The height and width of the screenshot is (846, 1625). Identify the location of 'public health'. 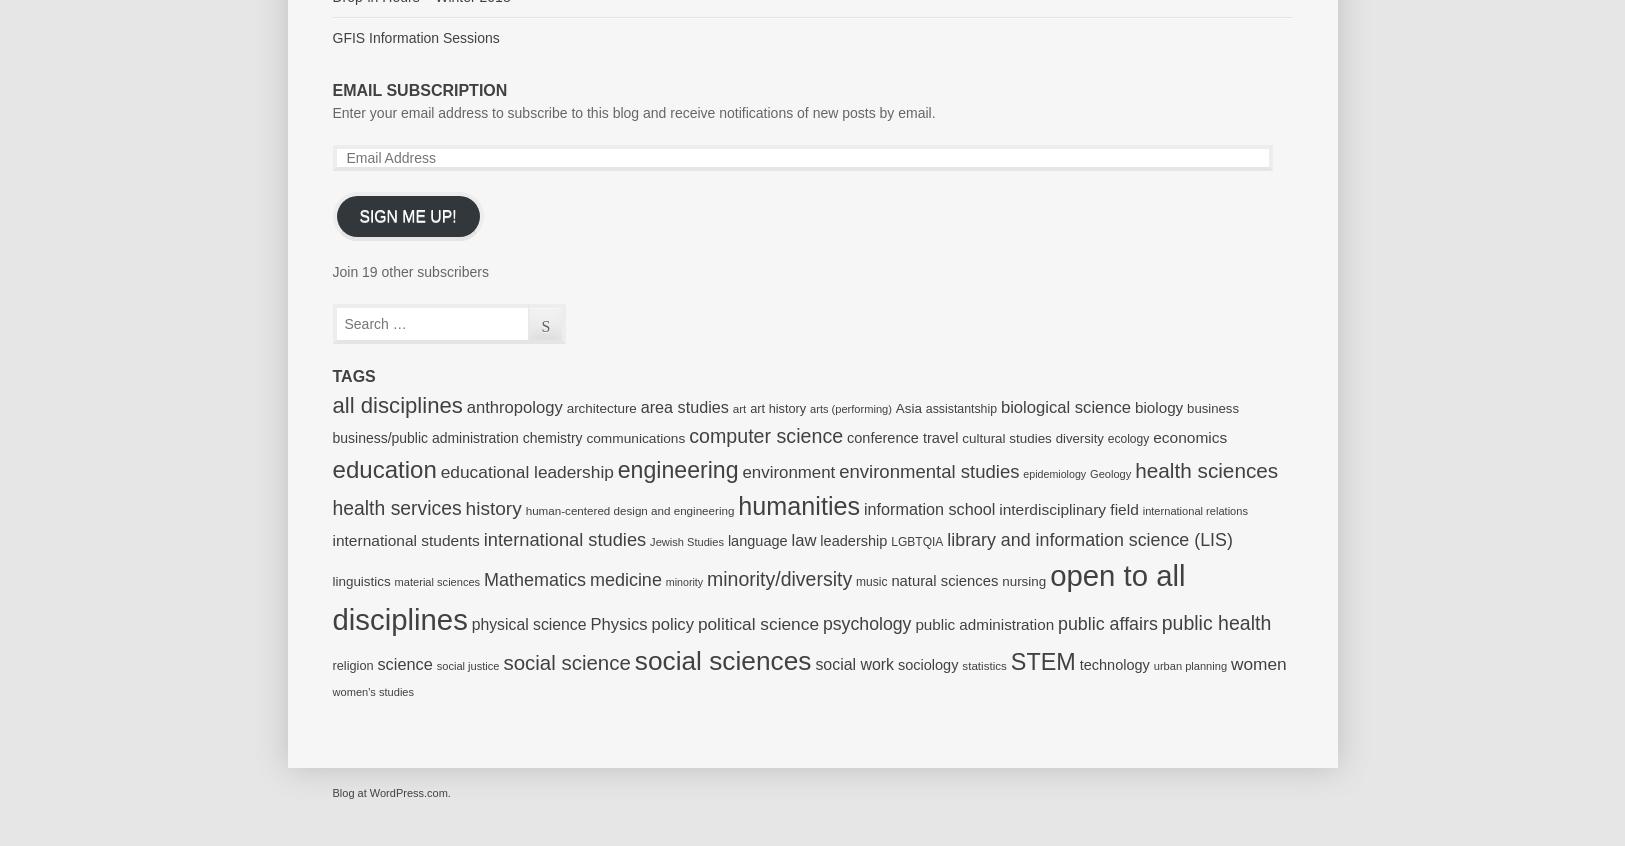
(1215, 620).